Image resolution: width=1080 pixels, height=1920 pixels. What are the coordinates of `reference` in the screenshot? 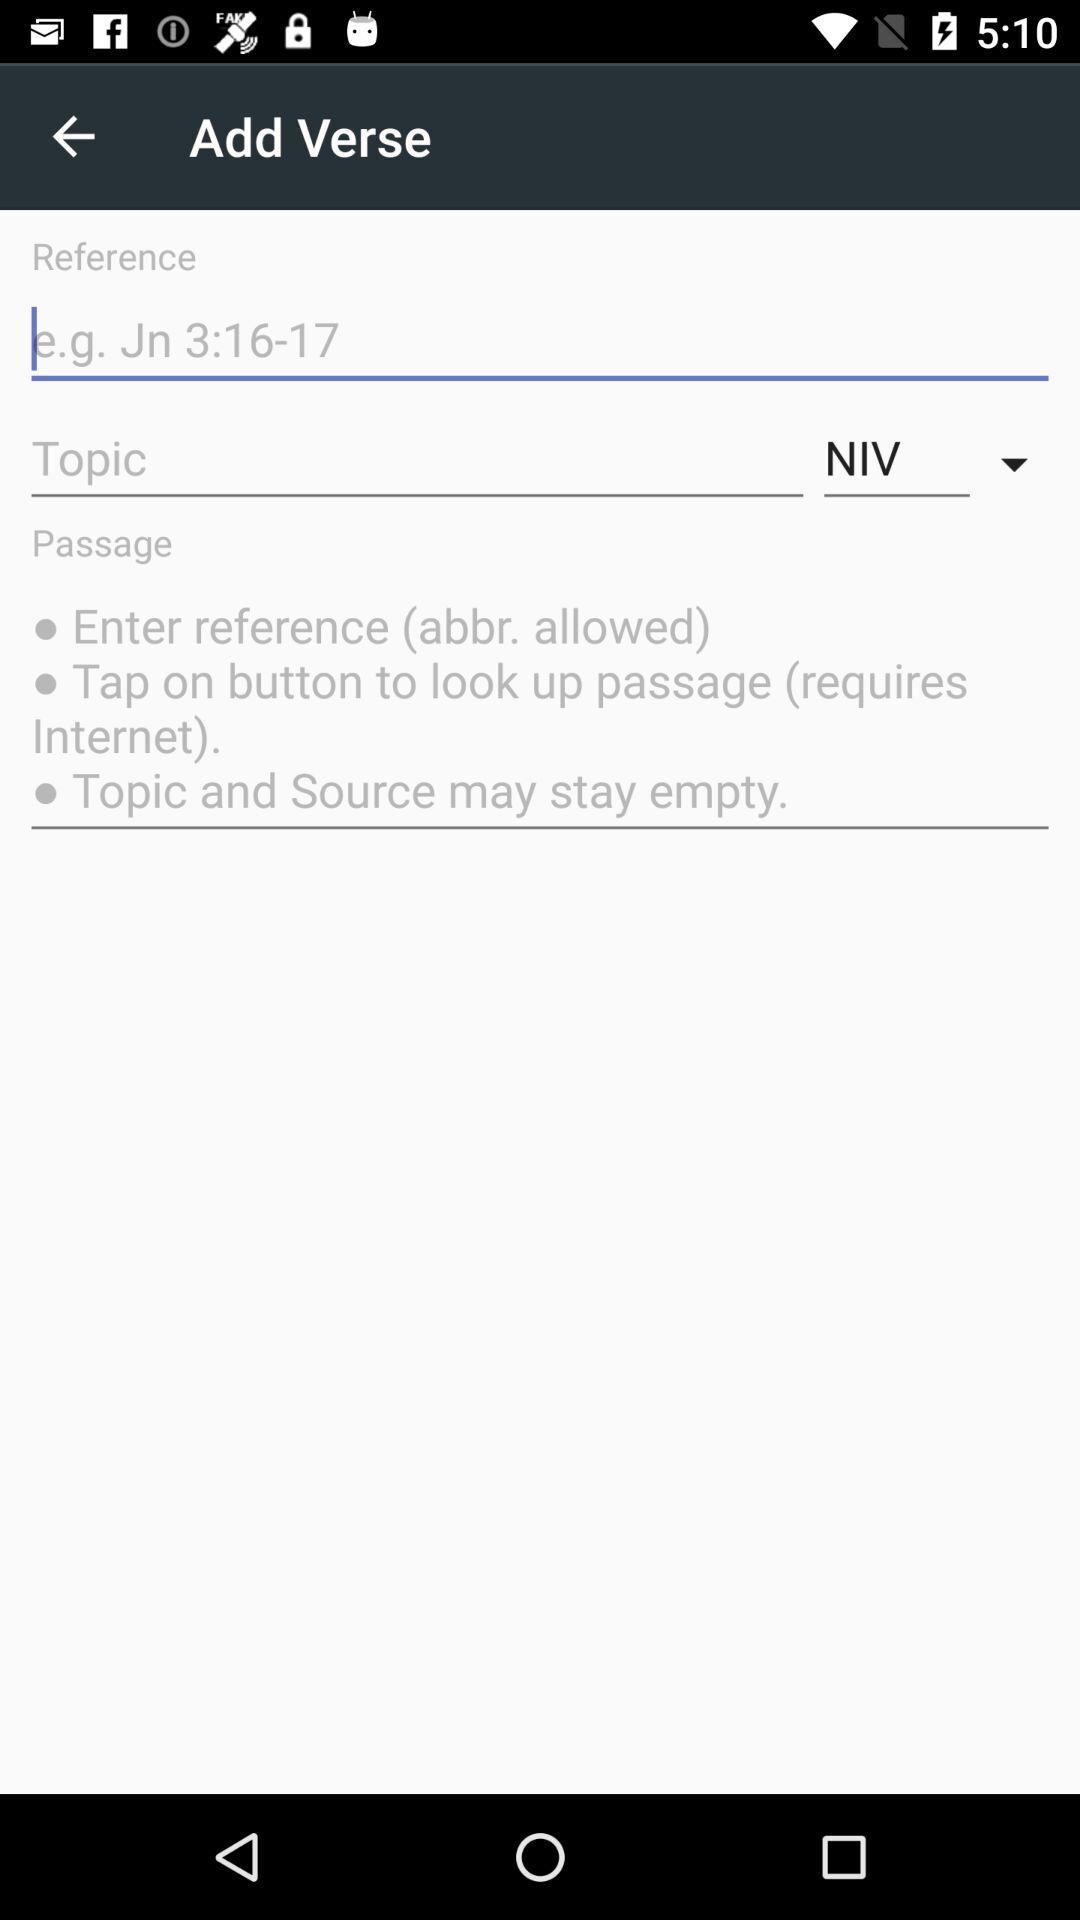 It's located at (540, 339).